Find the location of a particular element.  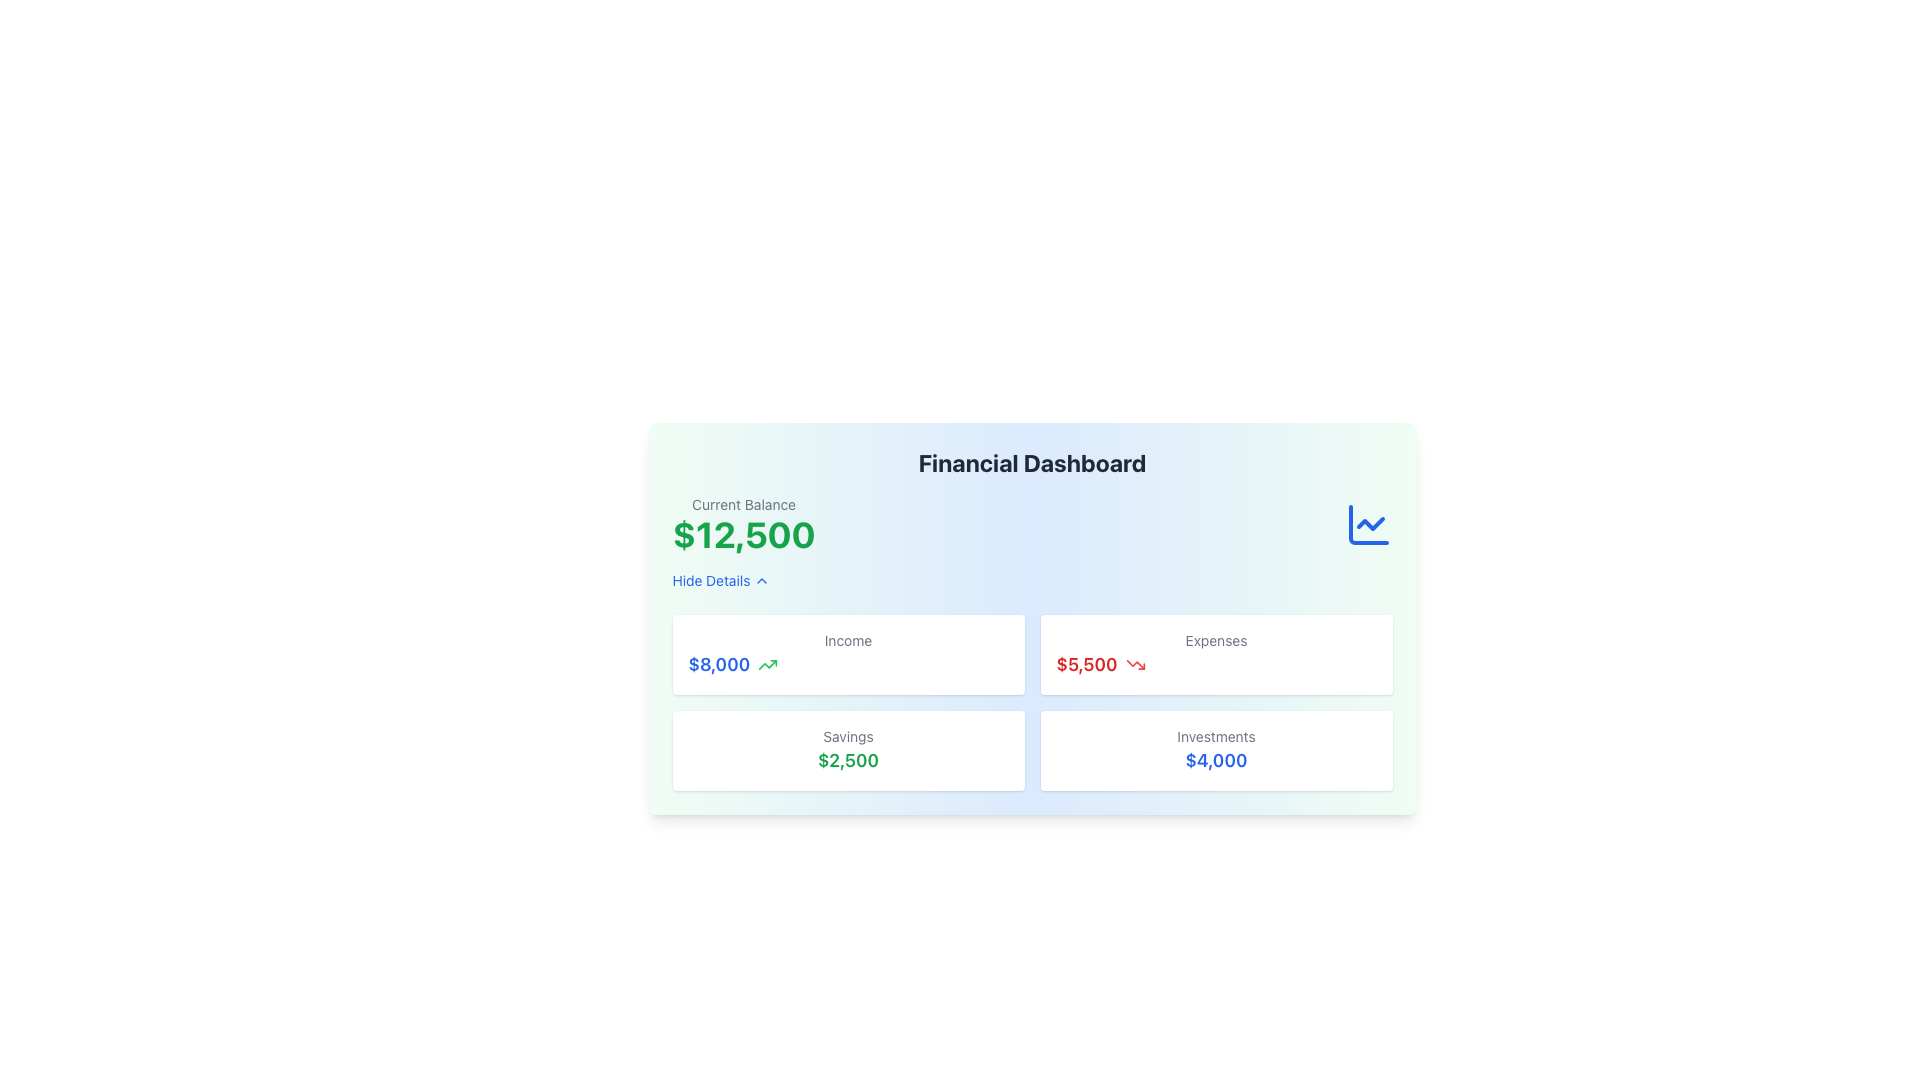

the leftmost part of the downward trend icon, which symbolizes negative financial movement and is positioned near the 'Expenses' label in the financial summary section is located at coordinates (1135, 664).